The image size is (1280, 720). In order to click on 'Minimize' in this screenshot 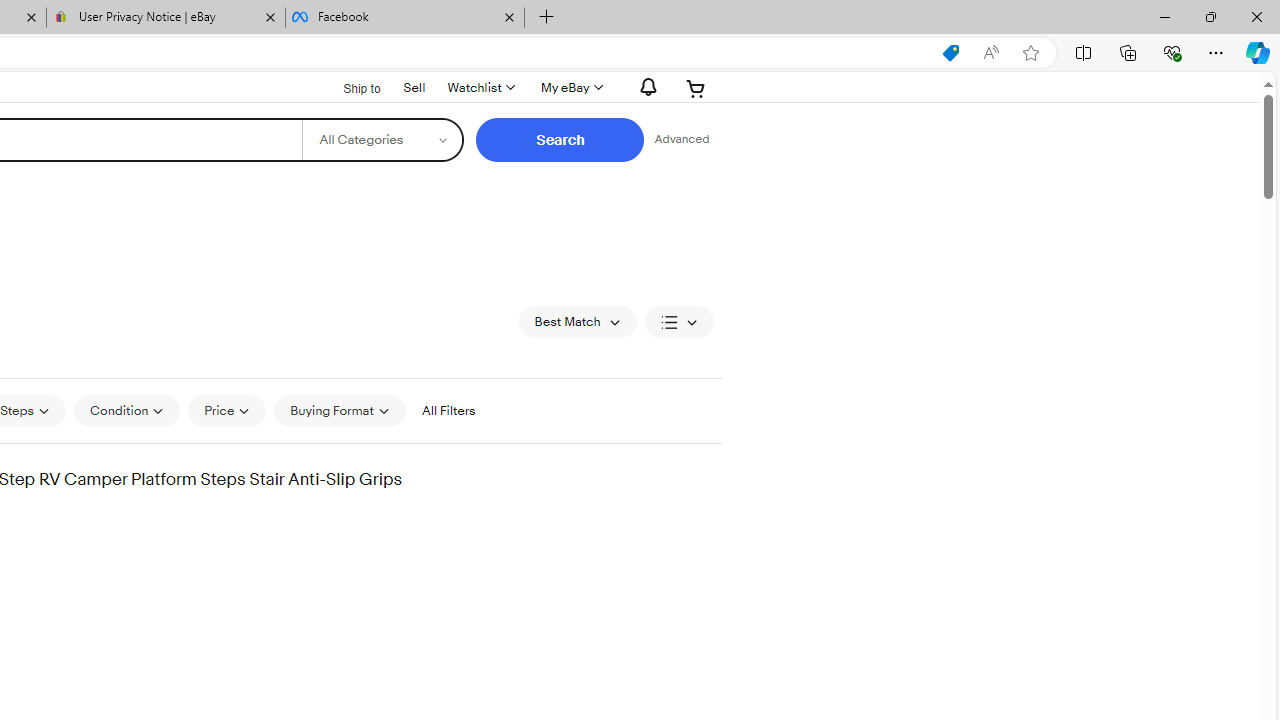, I will do `click(1164, 16)`.